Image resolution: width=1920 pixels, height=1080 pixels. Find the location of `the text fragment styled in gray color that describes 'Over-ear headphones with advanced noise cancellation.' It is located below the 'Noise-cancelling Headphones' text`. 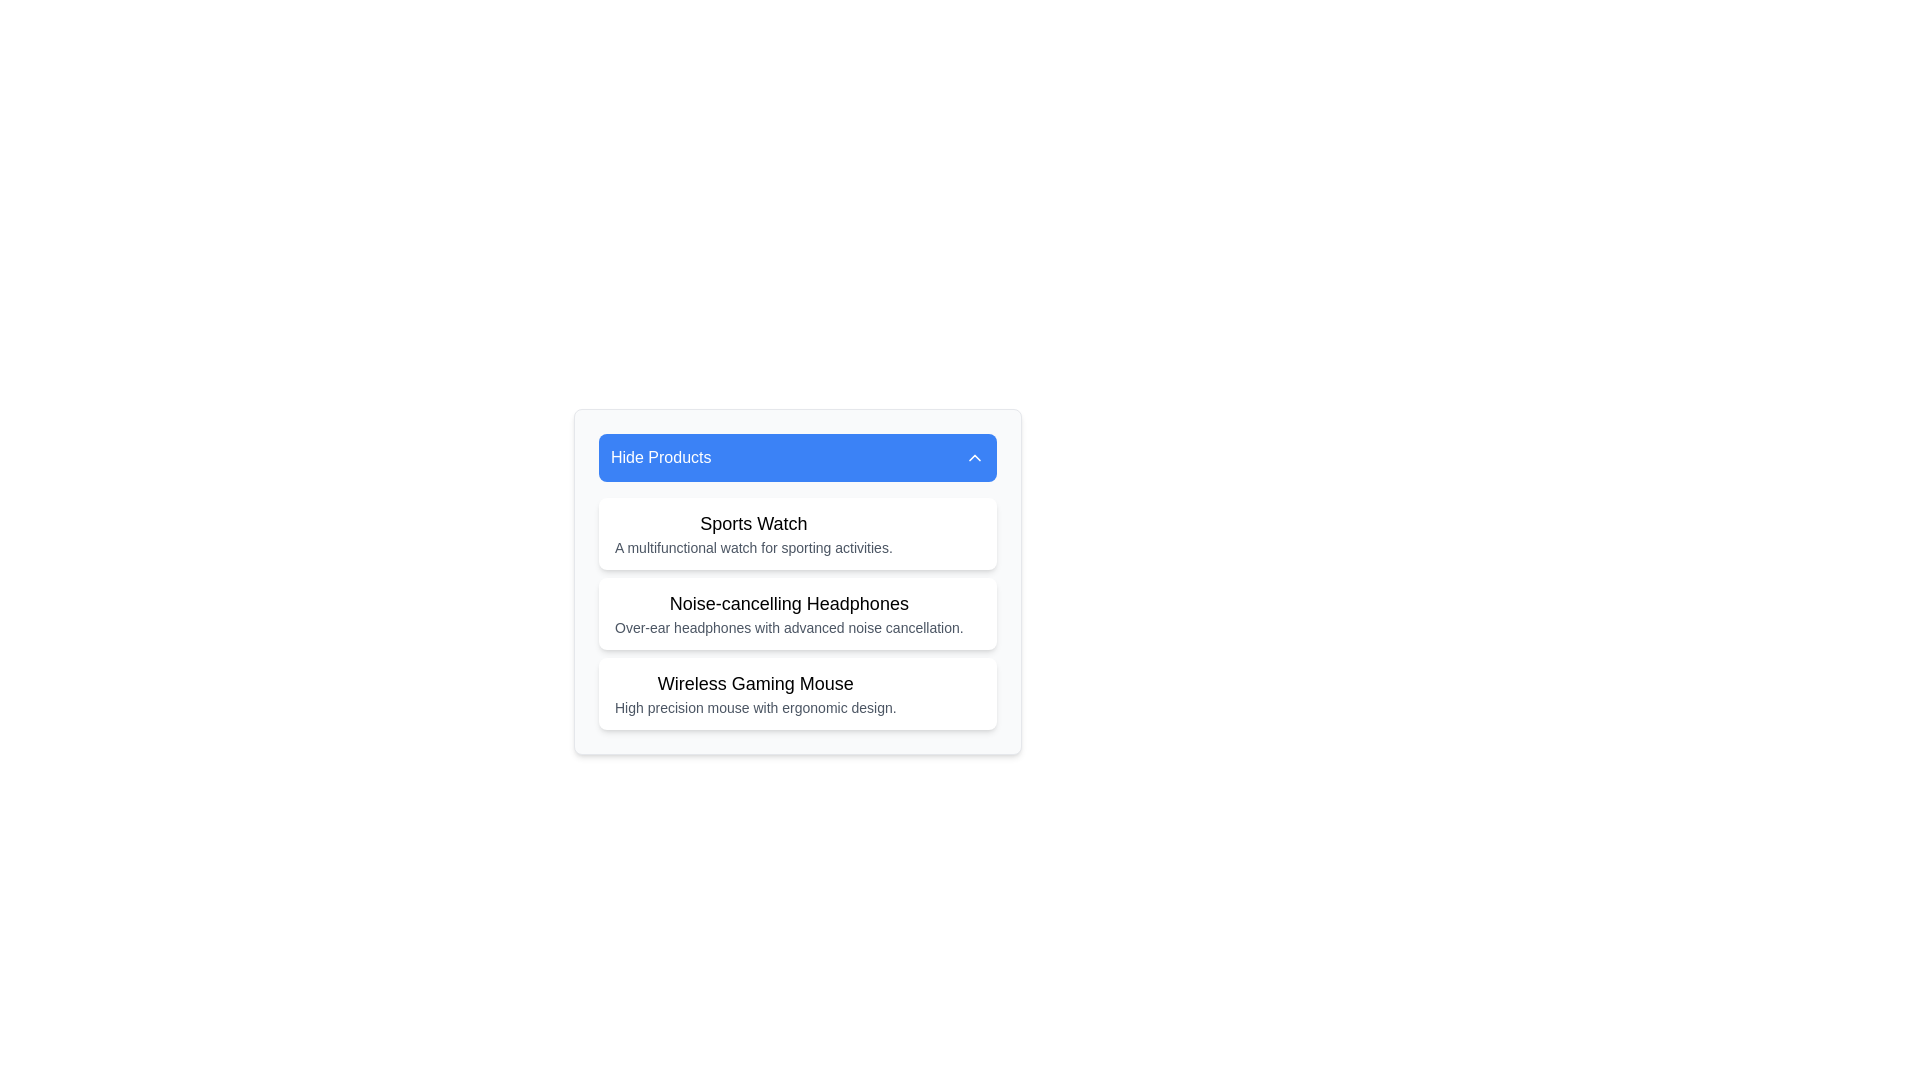

the text fragment styled in gray color that describes 'Over-ear headphones with advanced noise cancellation.' It is located below the 'Noise-cancelling Headphones' text is located at coordinates (788, 627).